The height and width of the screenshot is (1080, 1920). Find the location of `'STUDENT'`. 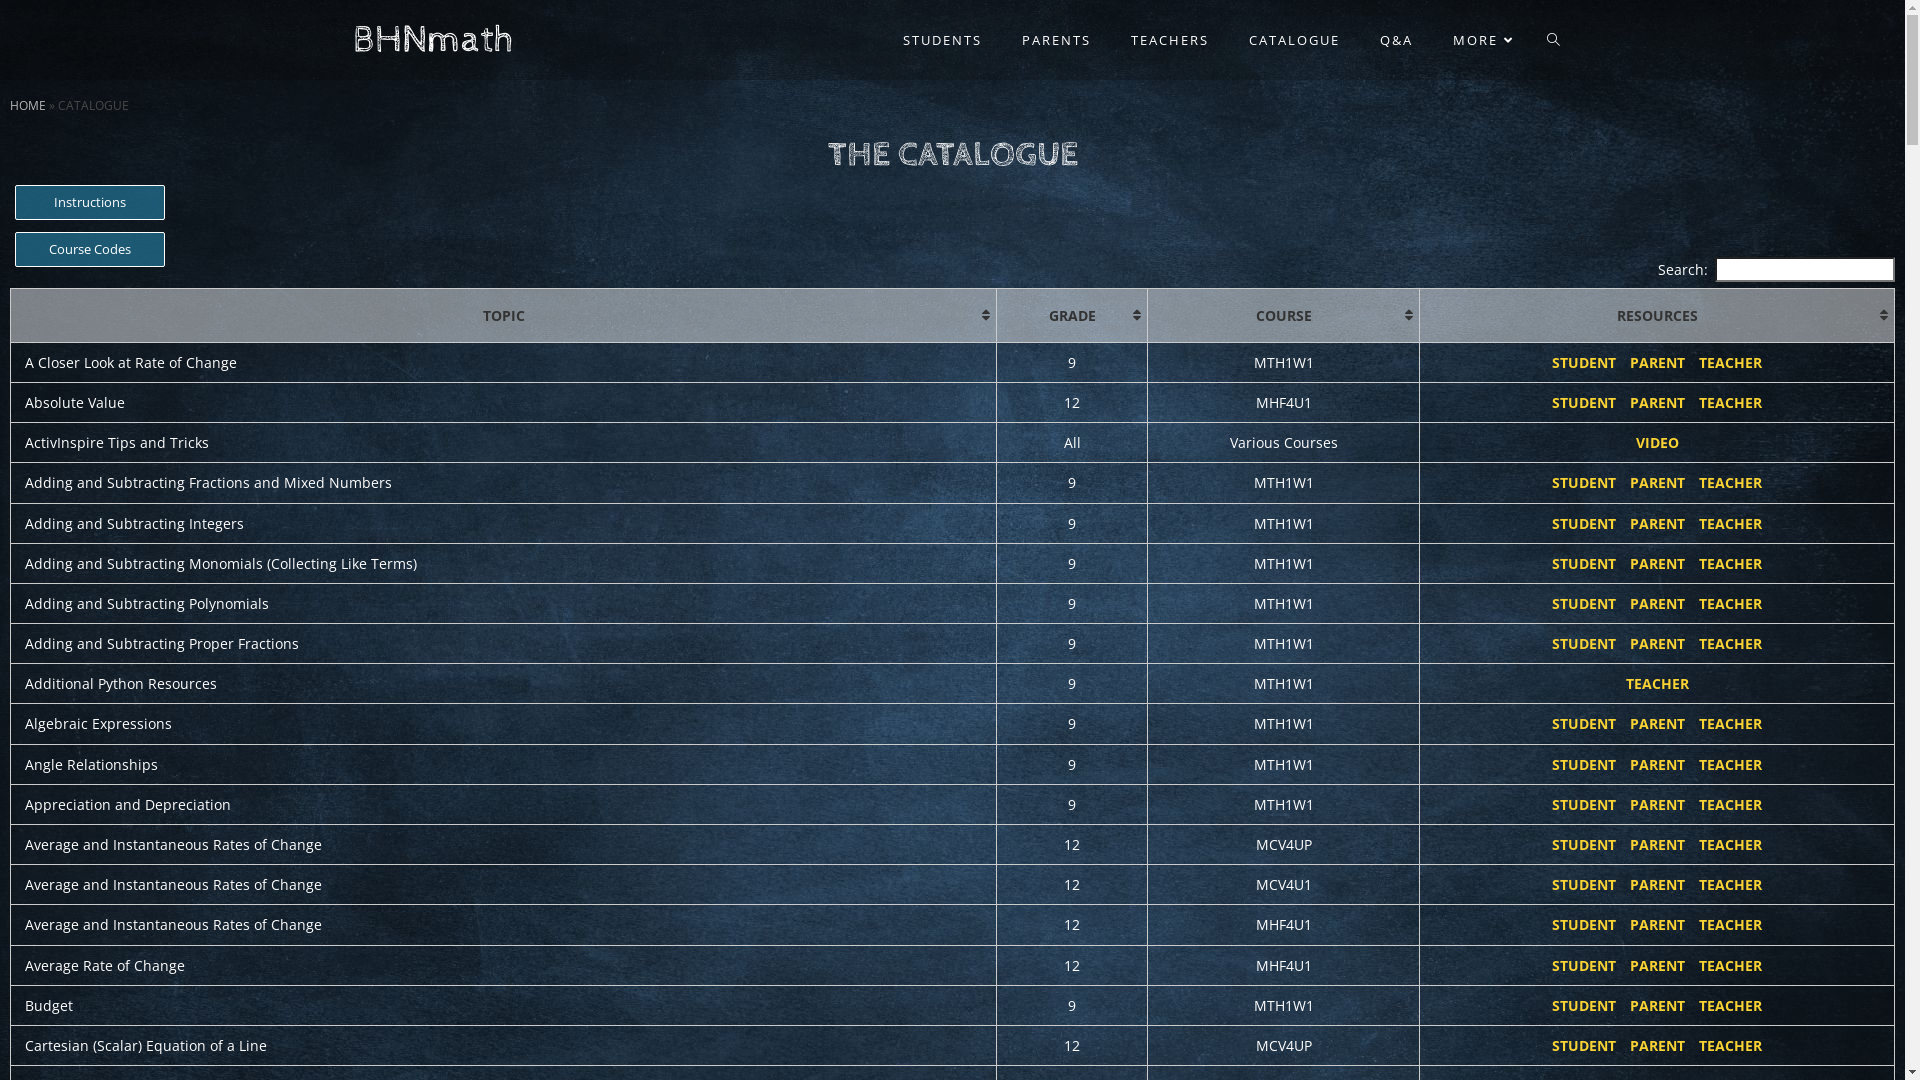

'STUDENT' is located at coordinates (1550, 402).